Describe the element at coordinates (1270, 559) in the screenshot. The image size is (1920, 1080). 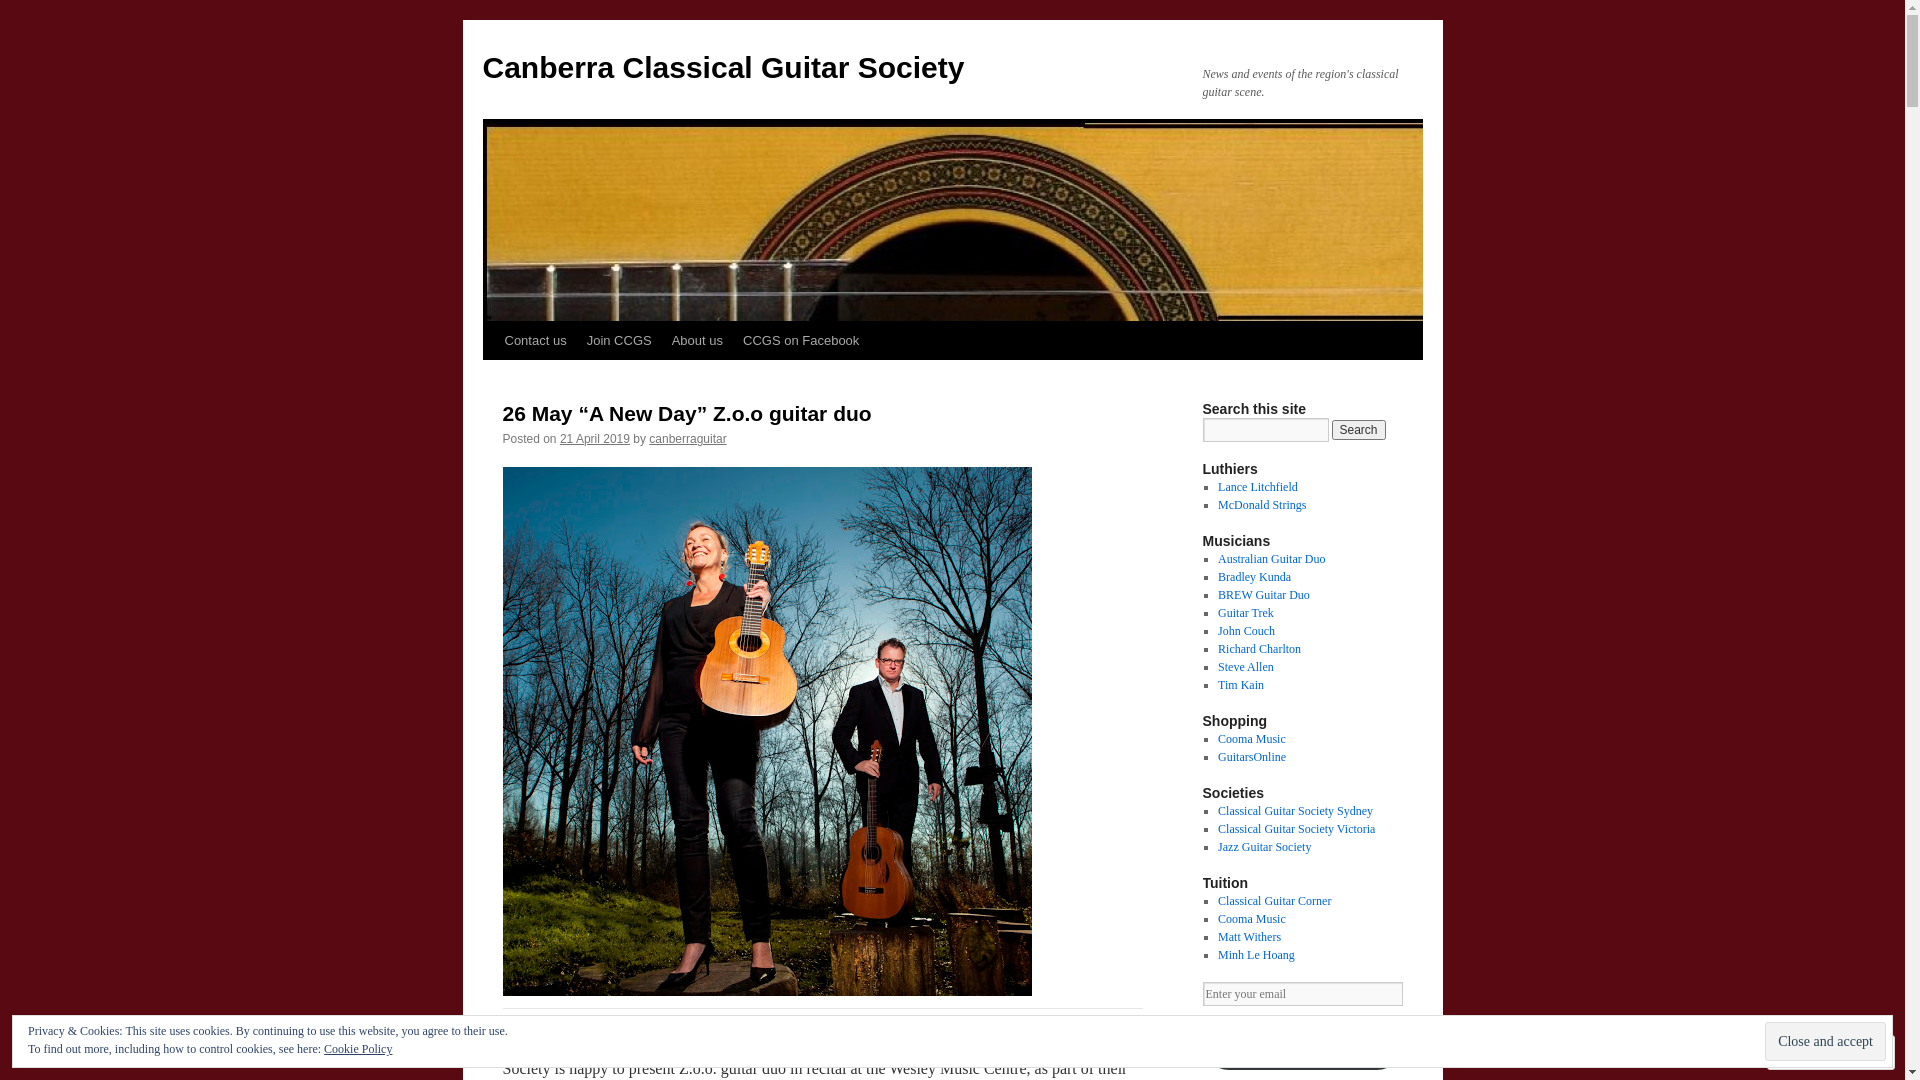
I see `'Australian Guitar Duo'` at that location.